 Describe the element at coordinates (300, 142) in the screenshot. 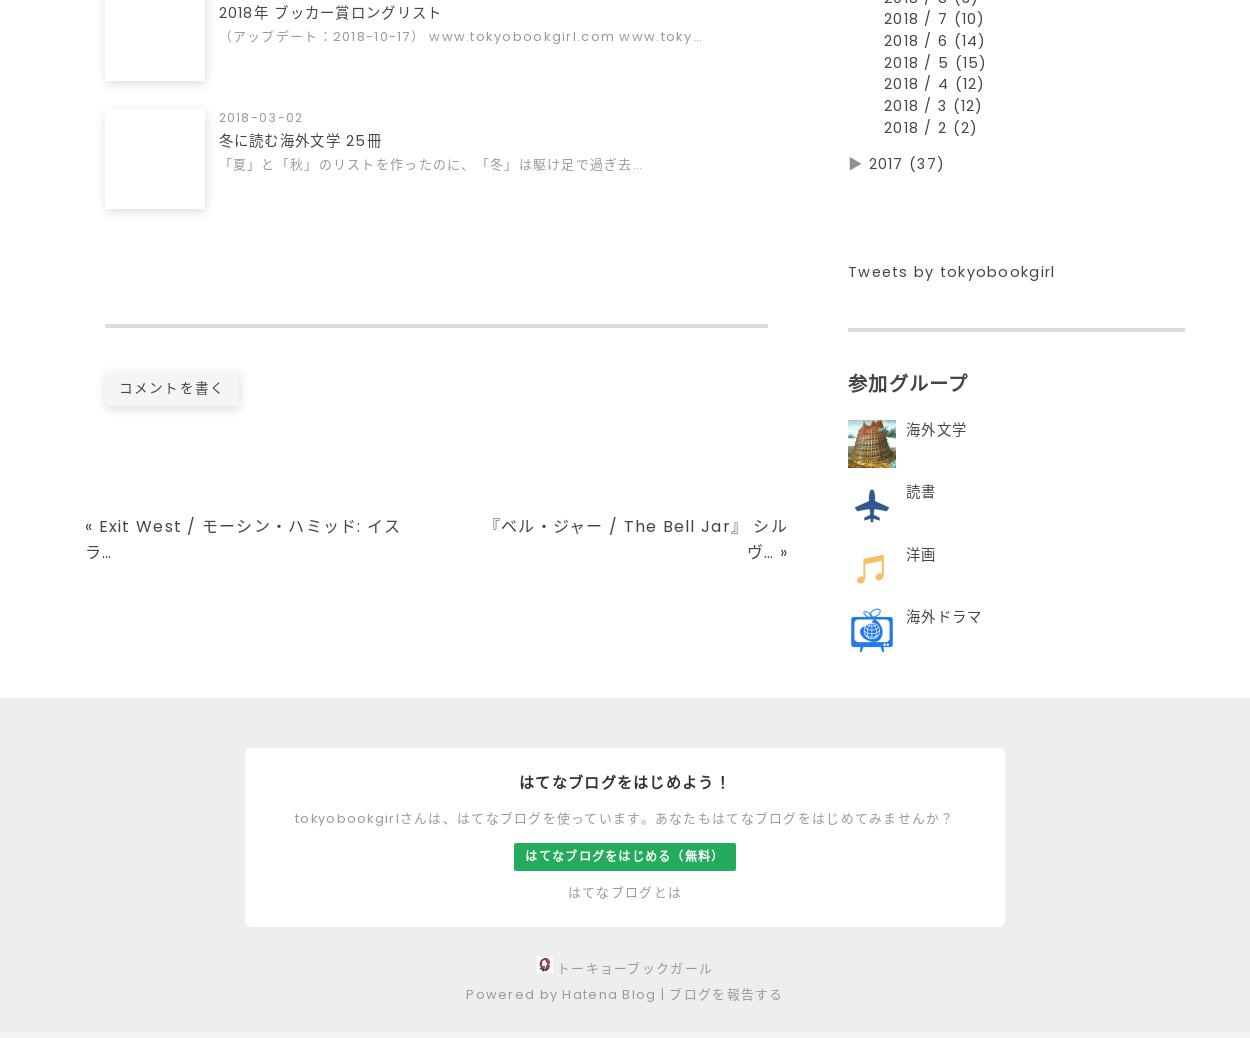

I see `'冬に読む海外文学 25冊'` at that location.